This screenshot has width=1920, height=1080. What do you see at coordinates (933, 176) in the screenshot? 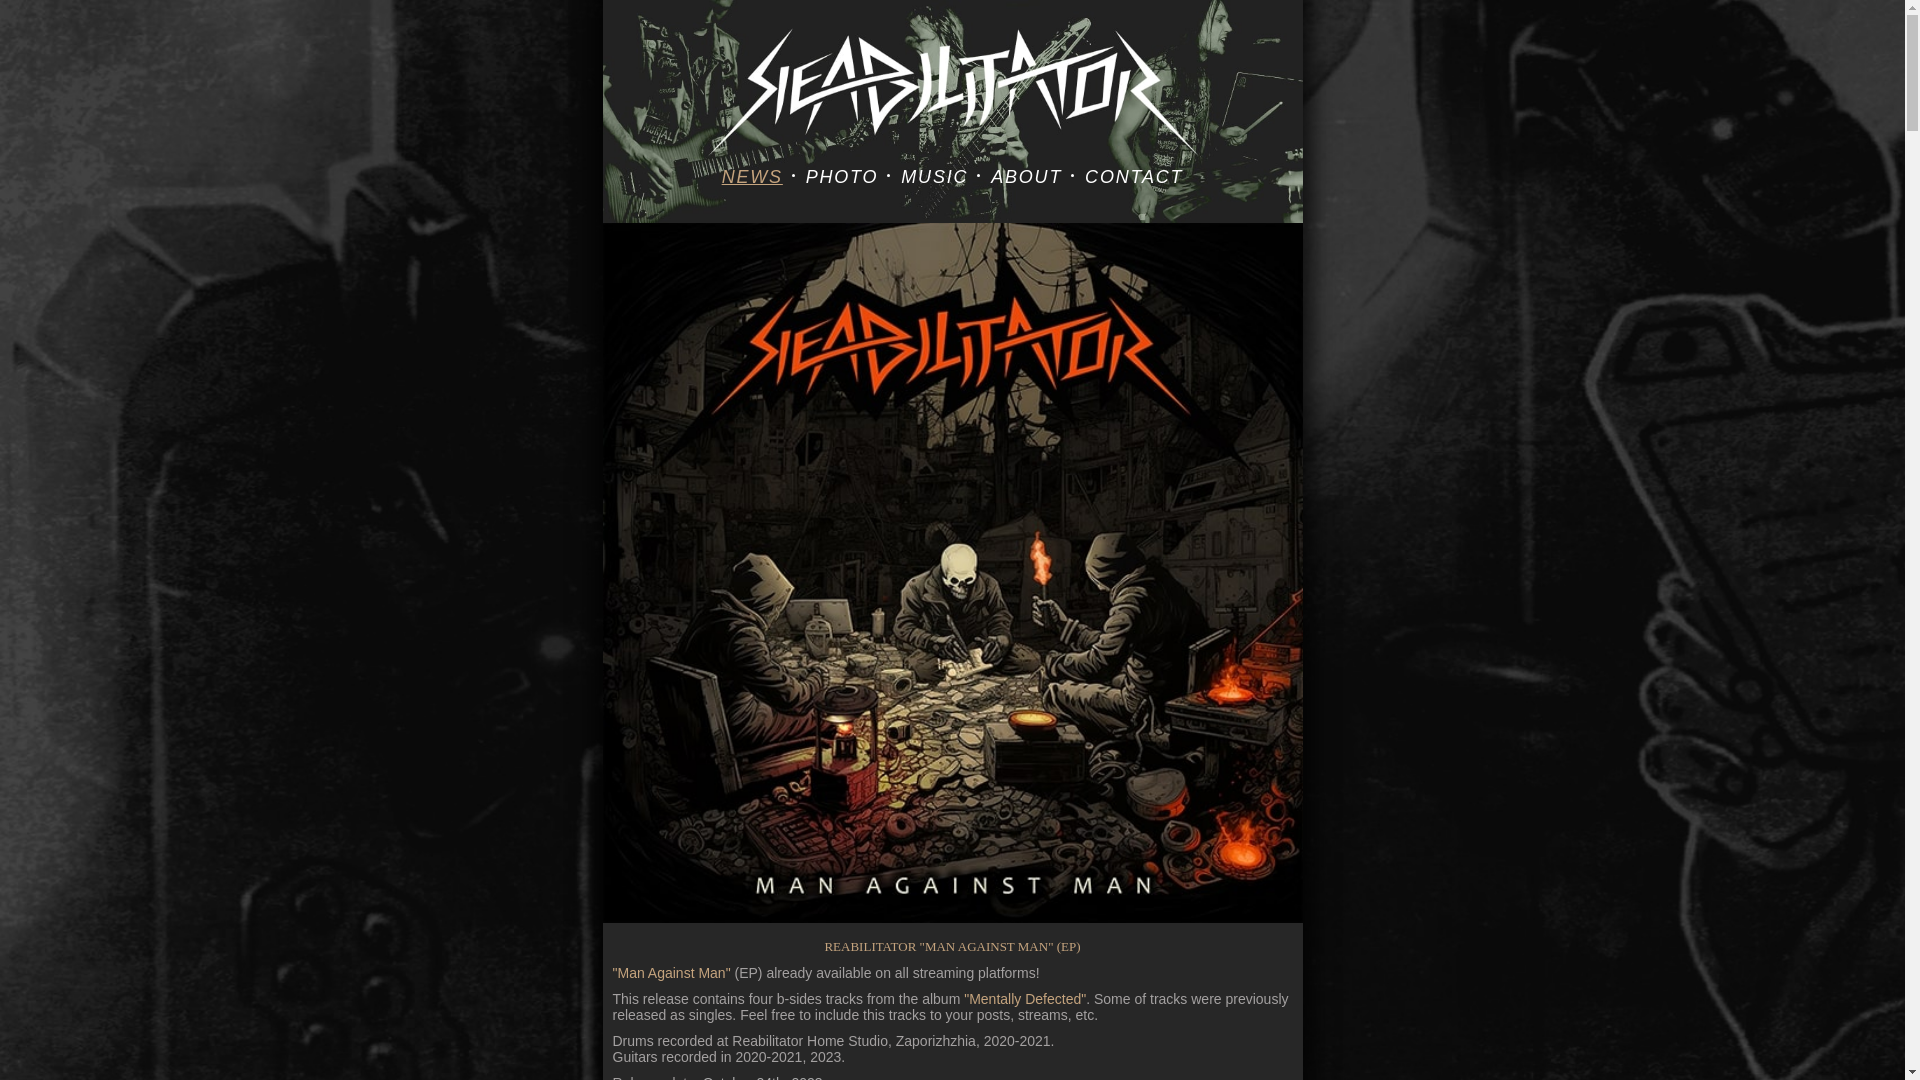
I see `'MUSIC'` at bounding box center [933, 176].